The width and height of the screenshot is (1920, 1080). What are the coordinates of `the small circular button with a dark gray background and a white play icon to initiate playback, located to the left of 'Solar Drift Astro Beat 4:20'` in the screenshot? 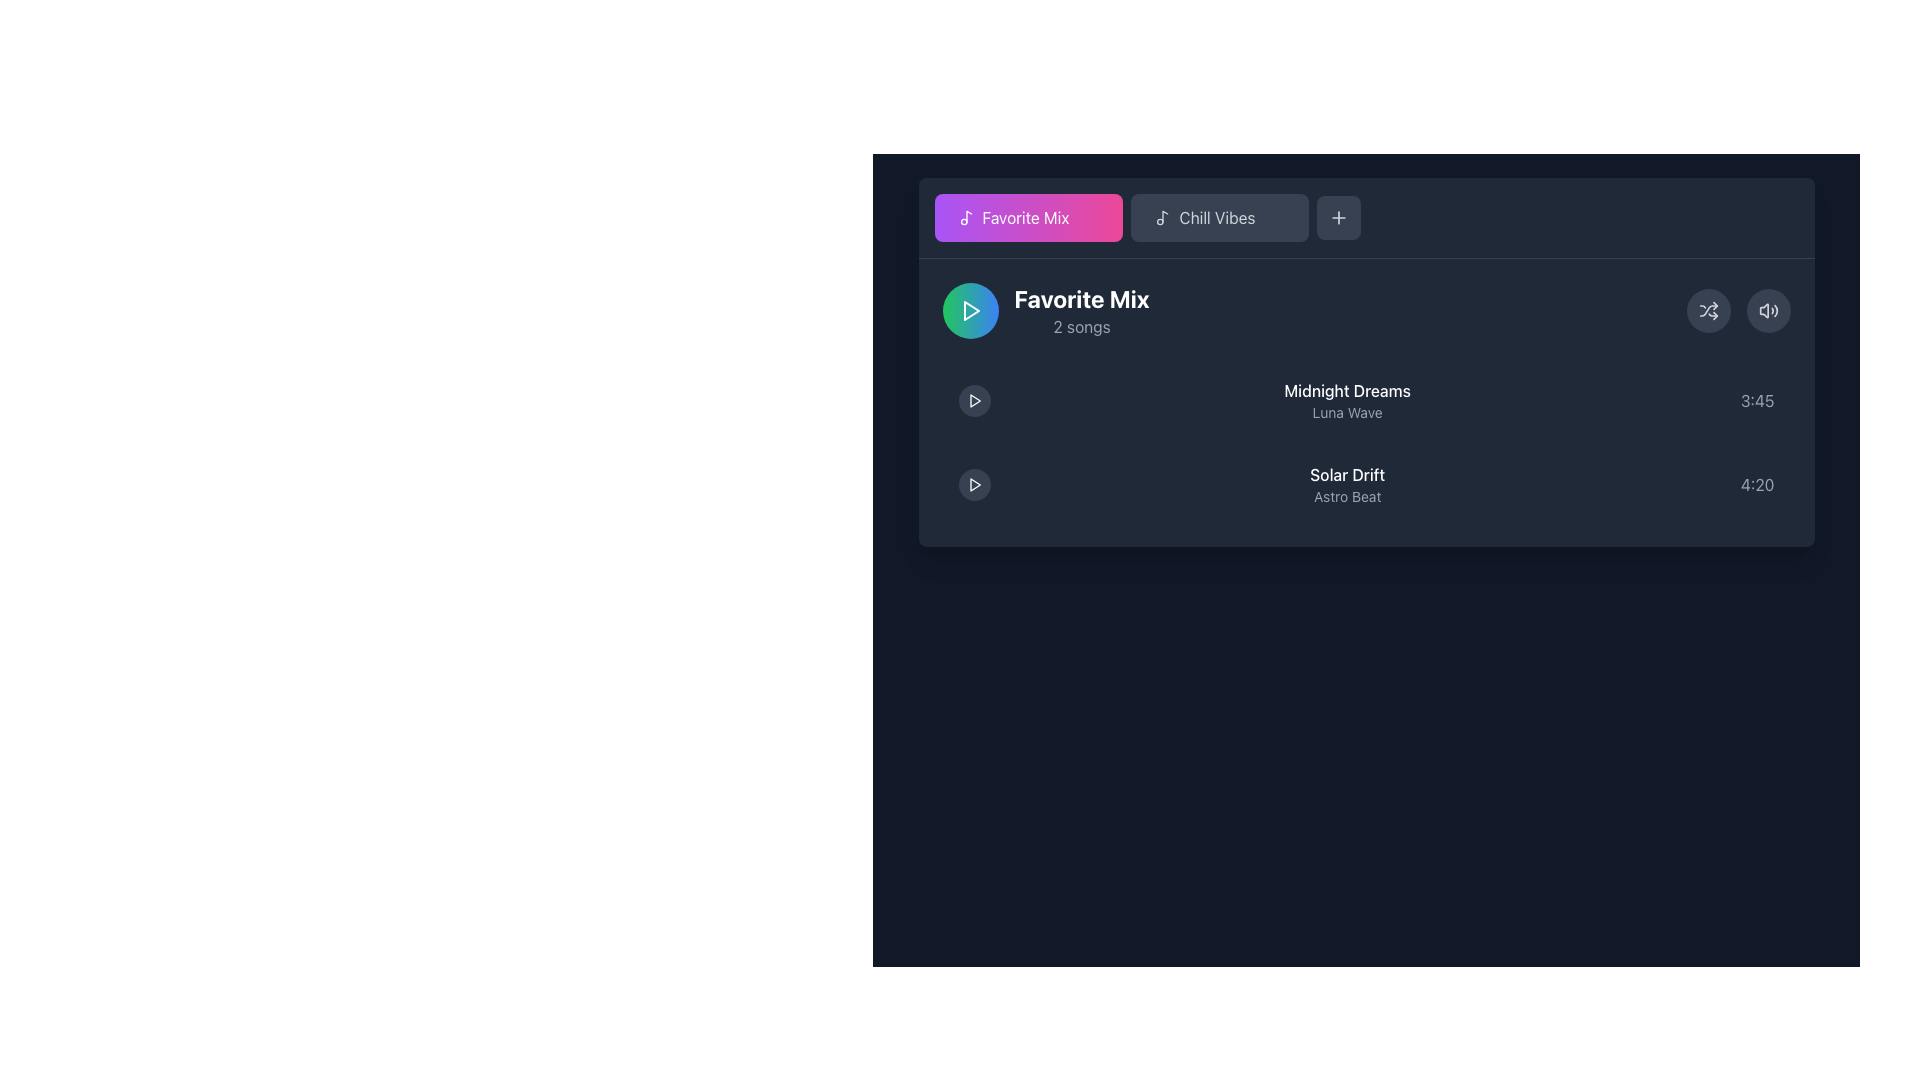 It's located at (974, 485).